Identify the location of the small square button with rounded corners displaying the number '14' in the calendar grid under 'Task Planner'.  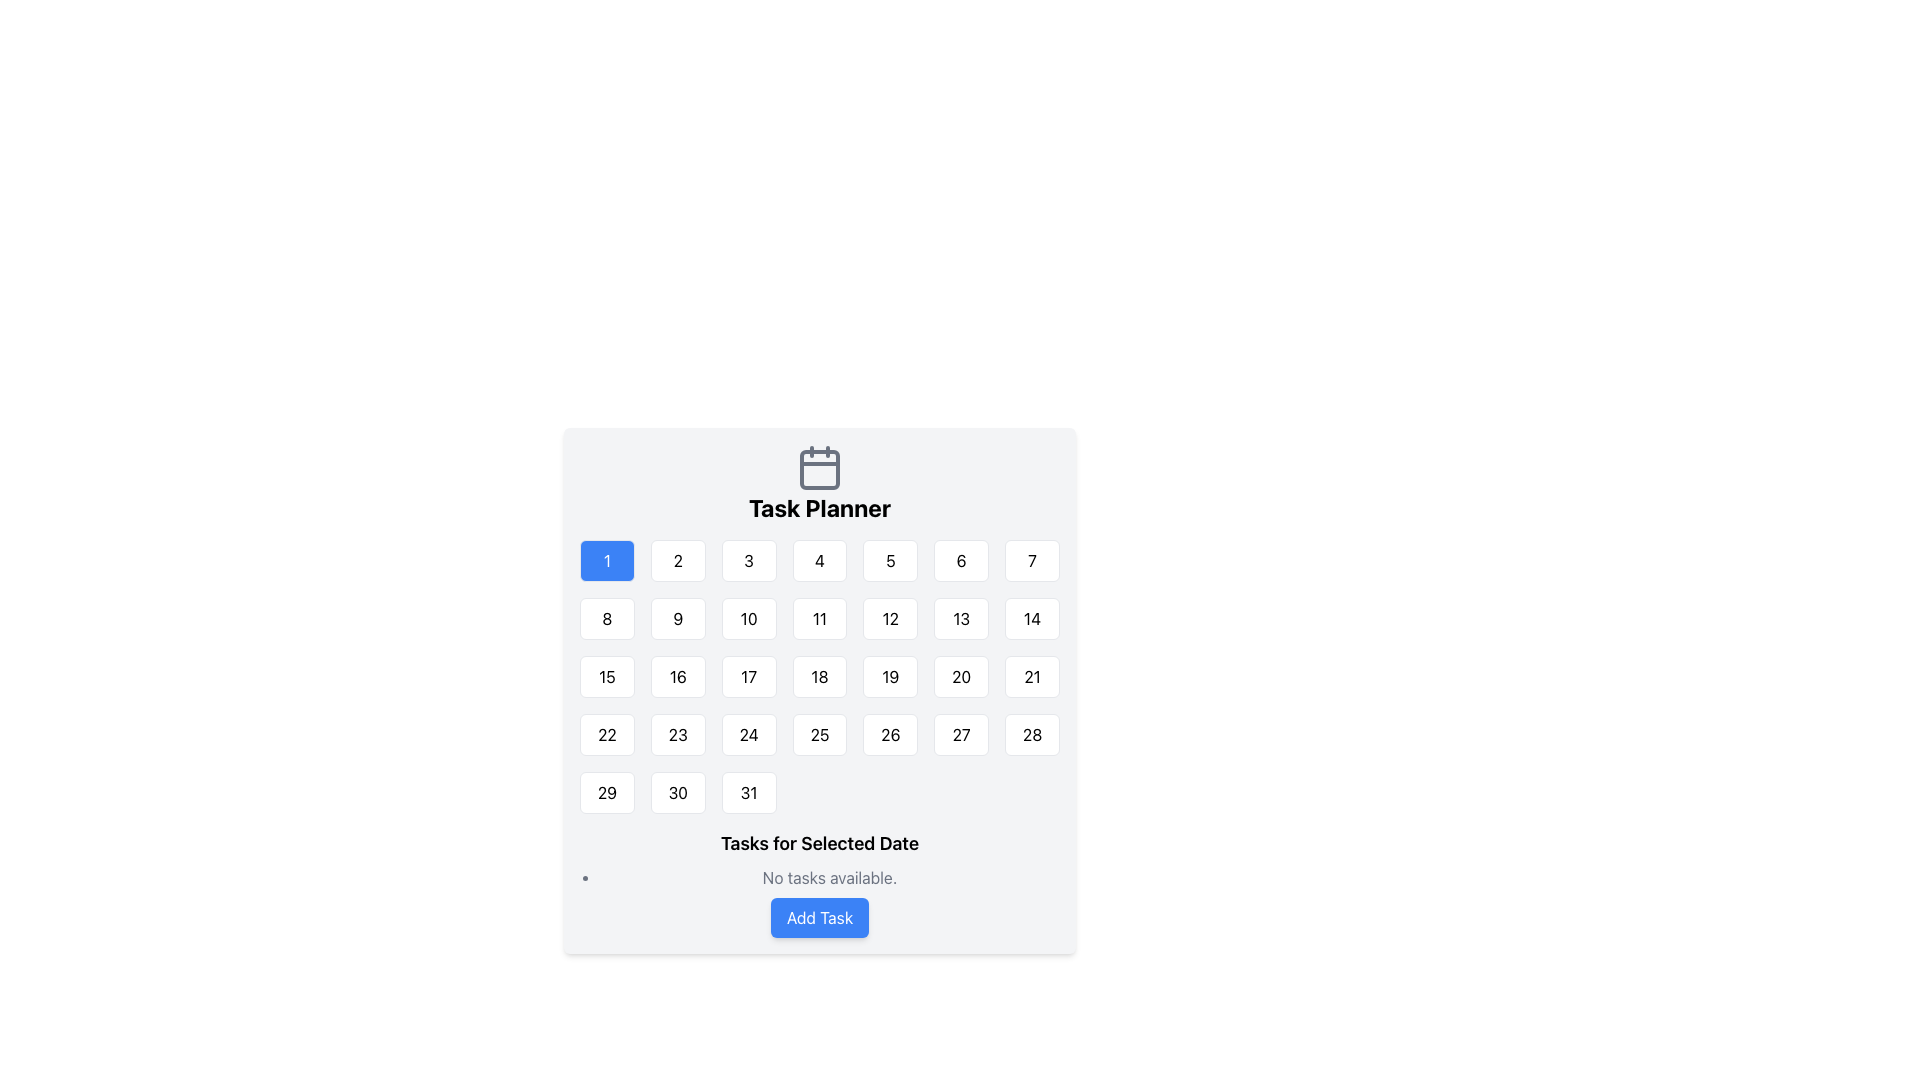
(1032, 617).